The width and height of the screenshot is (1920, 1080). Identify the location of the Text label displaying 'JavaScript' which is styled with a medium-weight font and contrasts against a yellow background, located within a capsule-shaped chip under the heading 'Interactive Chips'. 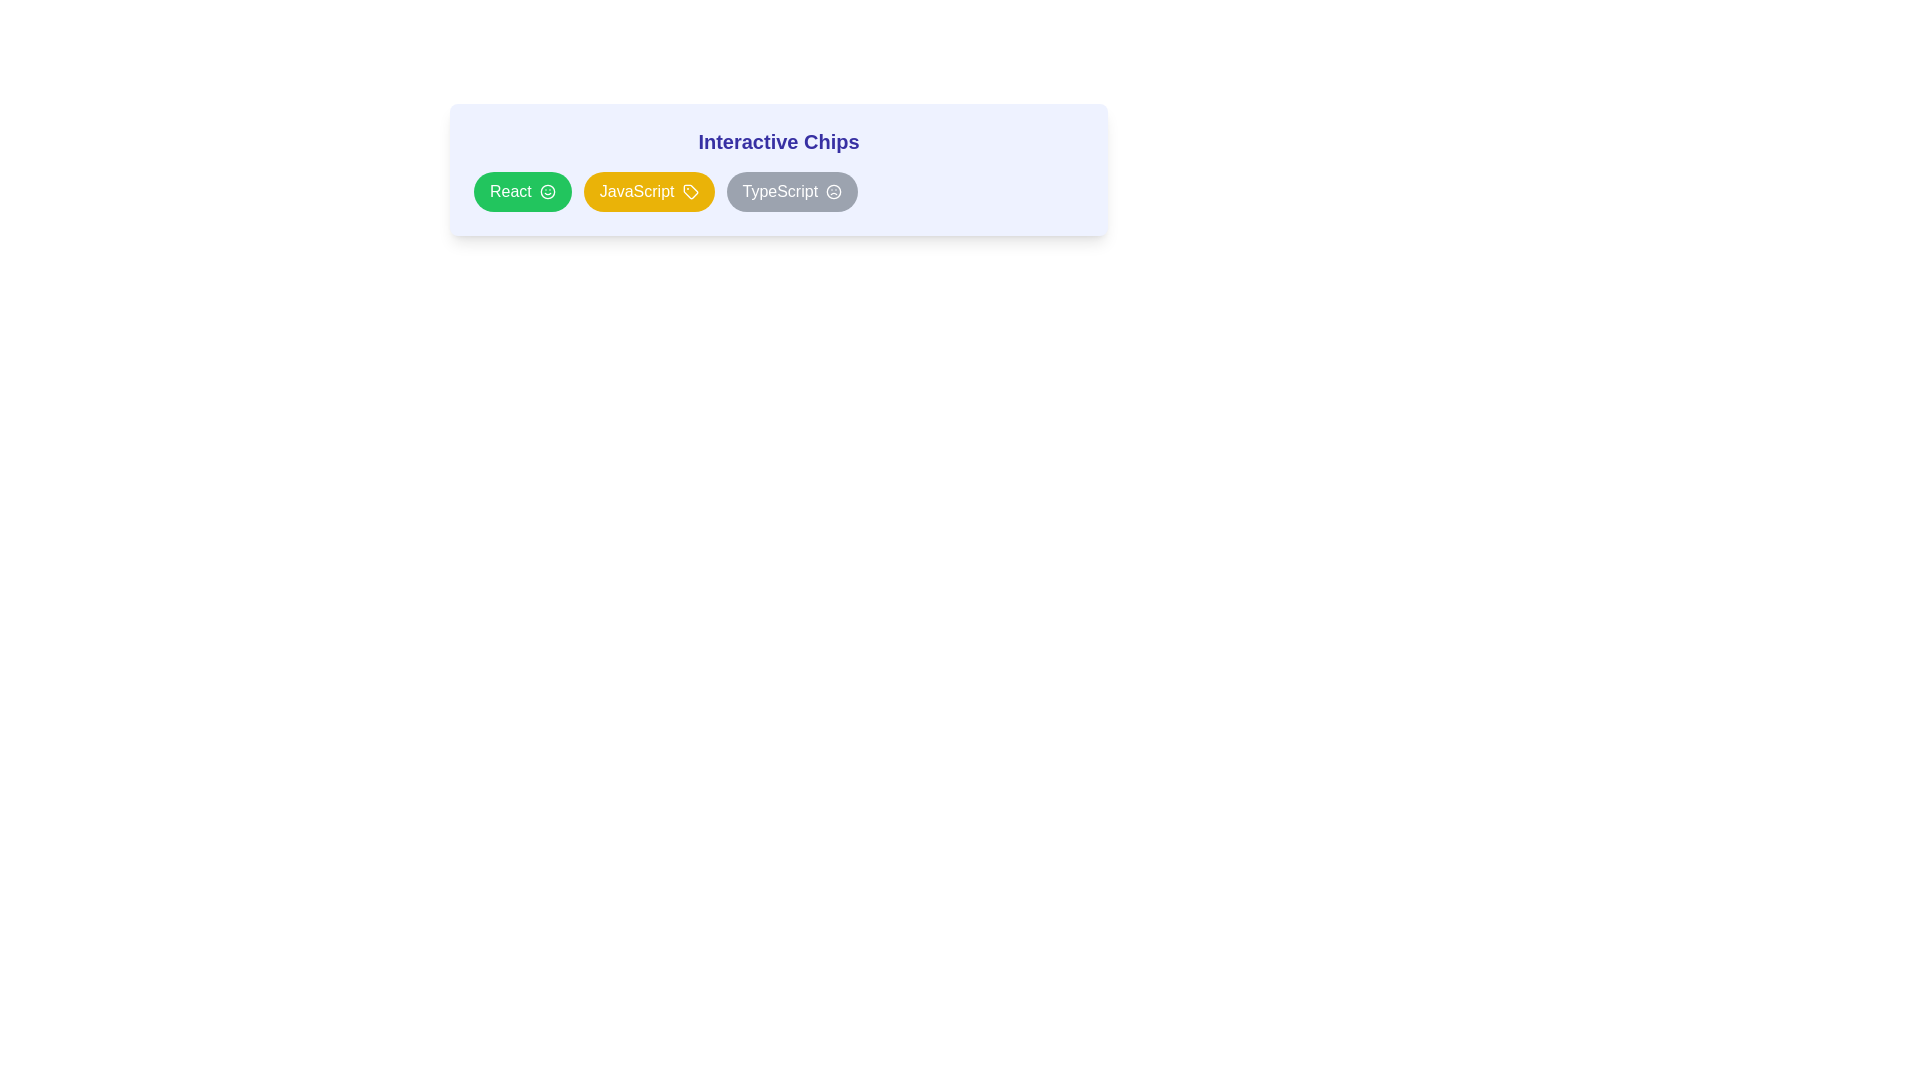
(636, 192).